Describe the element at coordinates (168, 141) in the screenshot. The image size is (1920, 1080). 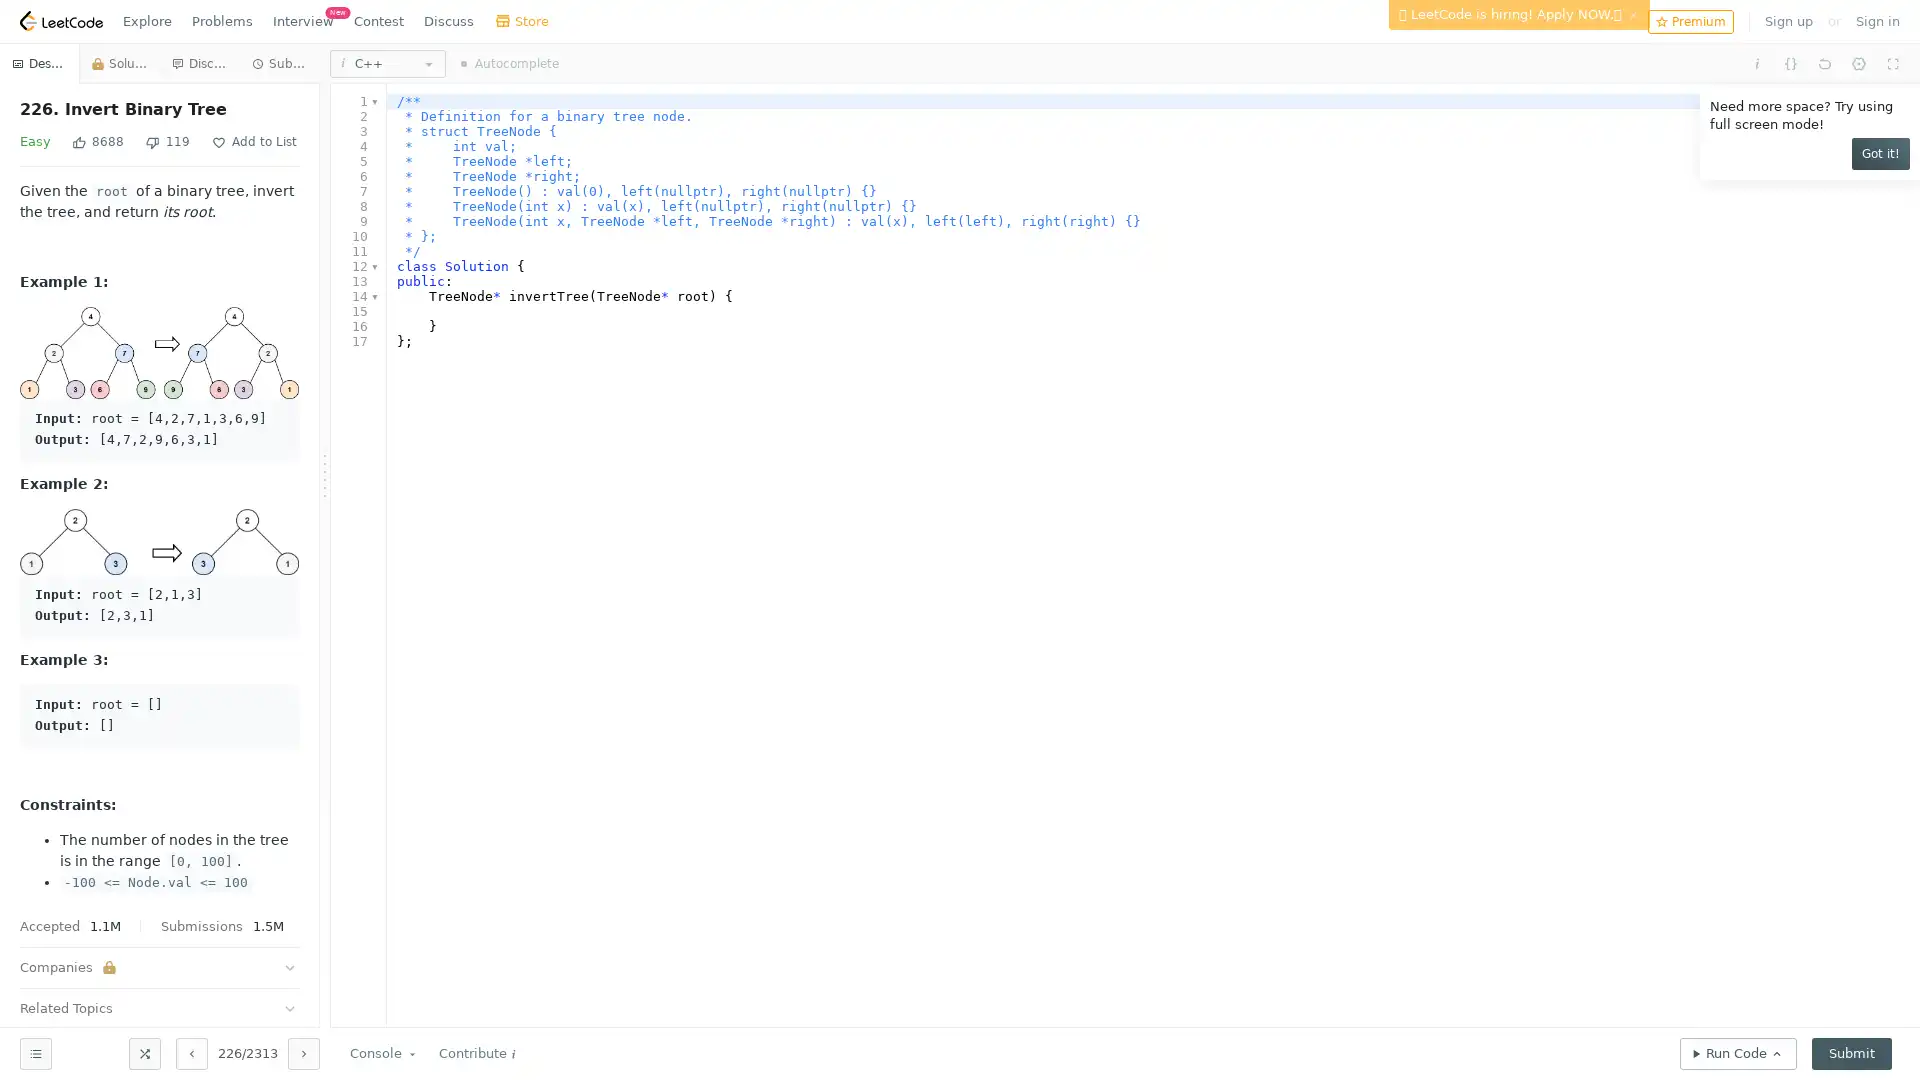
I see `119` at that location.